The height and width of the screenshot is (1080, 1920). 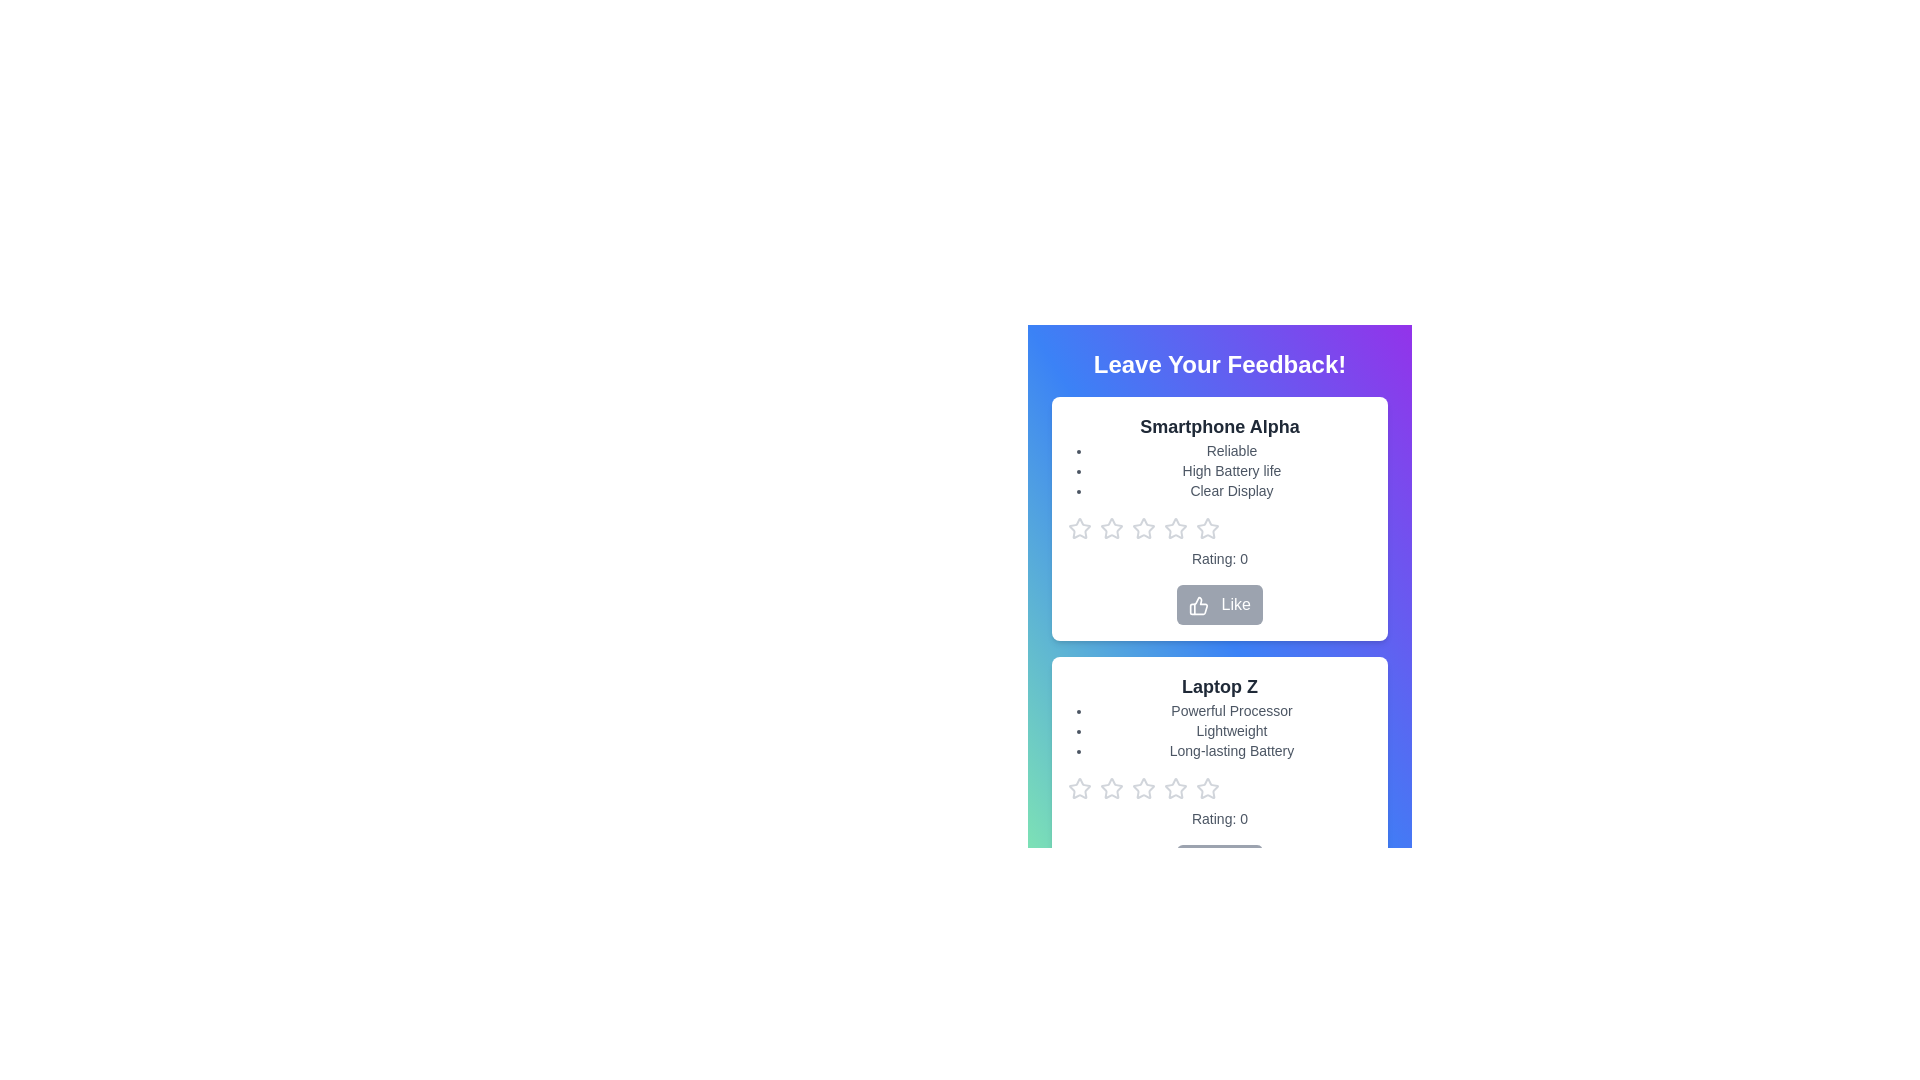 I want to click on the first rating star icon, so click(x=1078, y=527).